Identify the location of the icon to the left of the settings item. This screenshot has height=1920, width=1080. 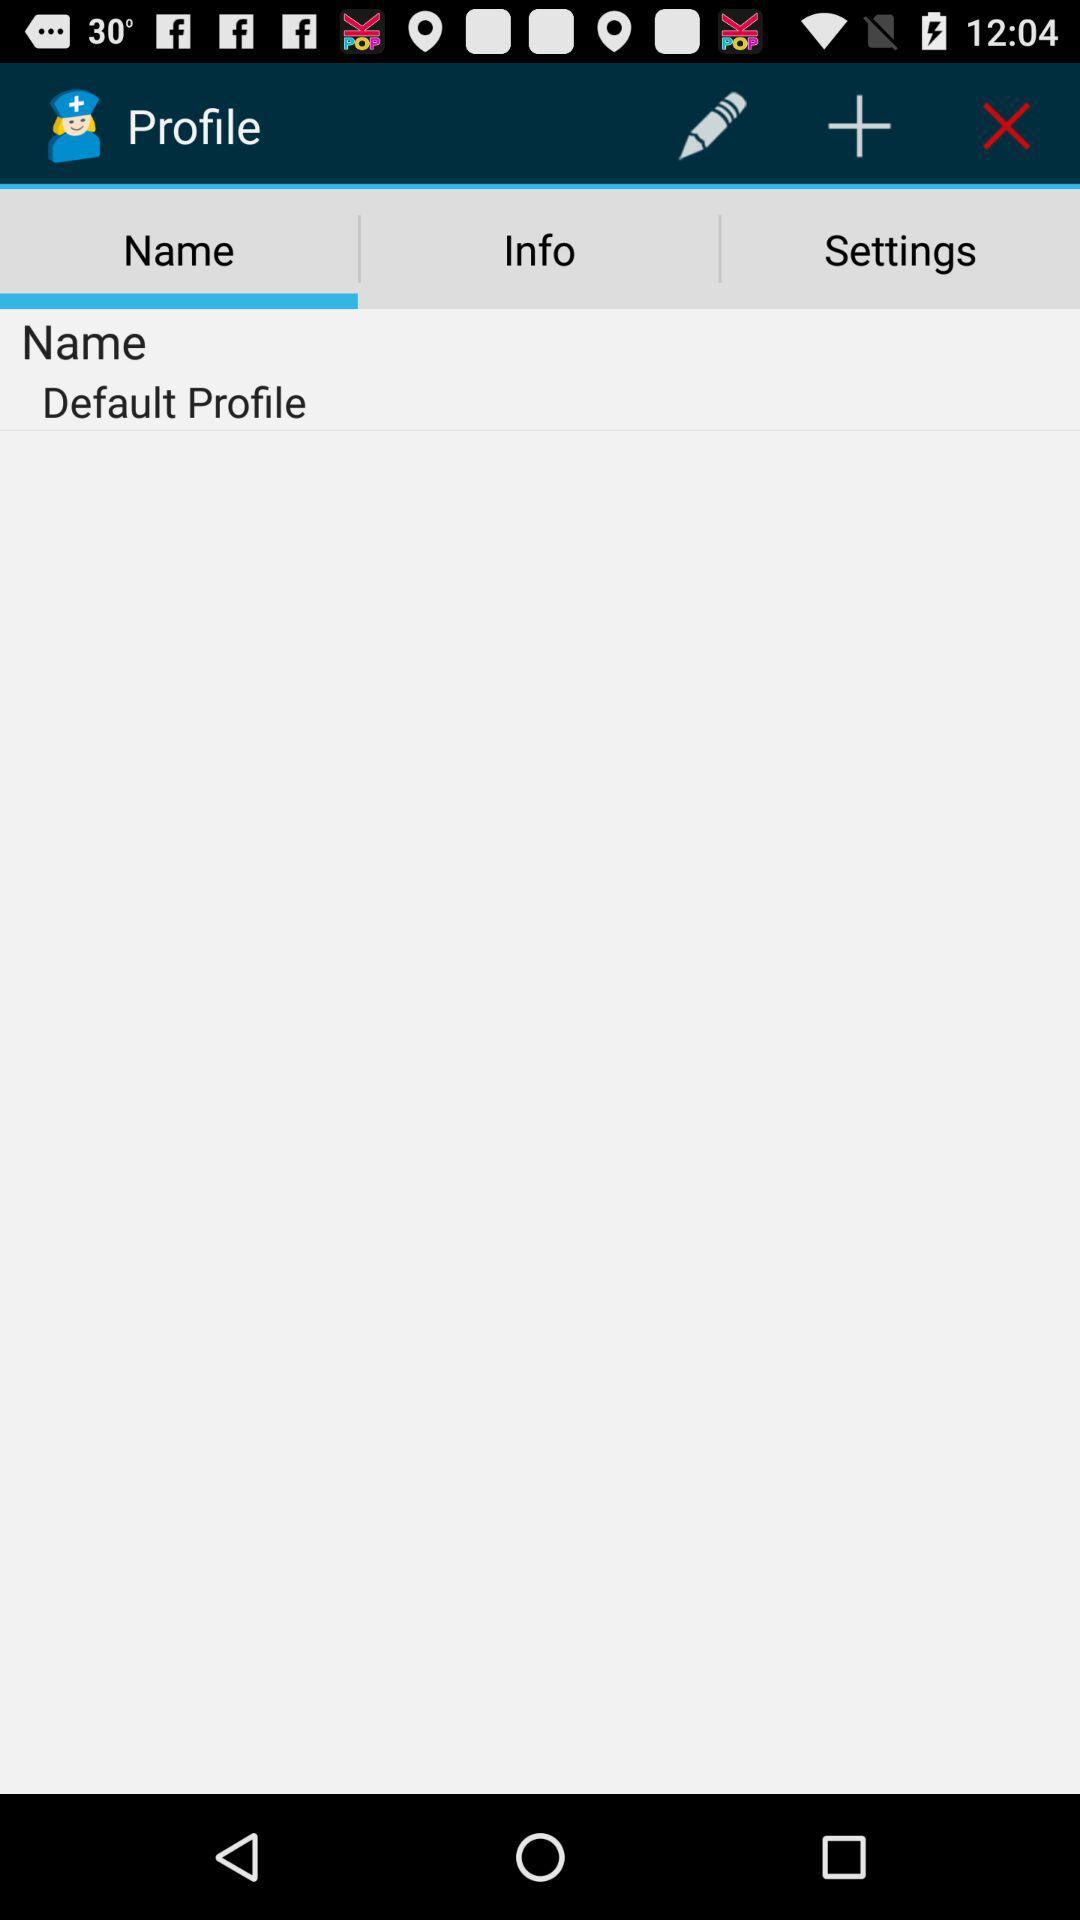
(538, 248).